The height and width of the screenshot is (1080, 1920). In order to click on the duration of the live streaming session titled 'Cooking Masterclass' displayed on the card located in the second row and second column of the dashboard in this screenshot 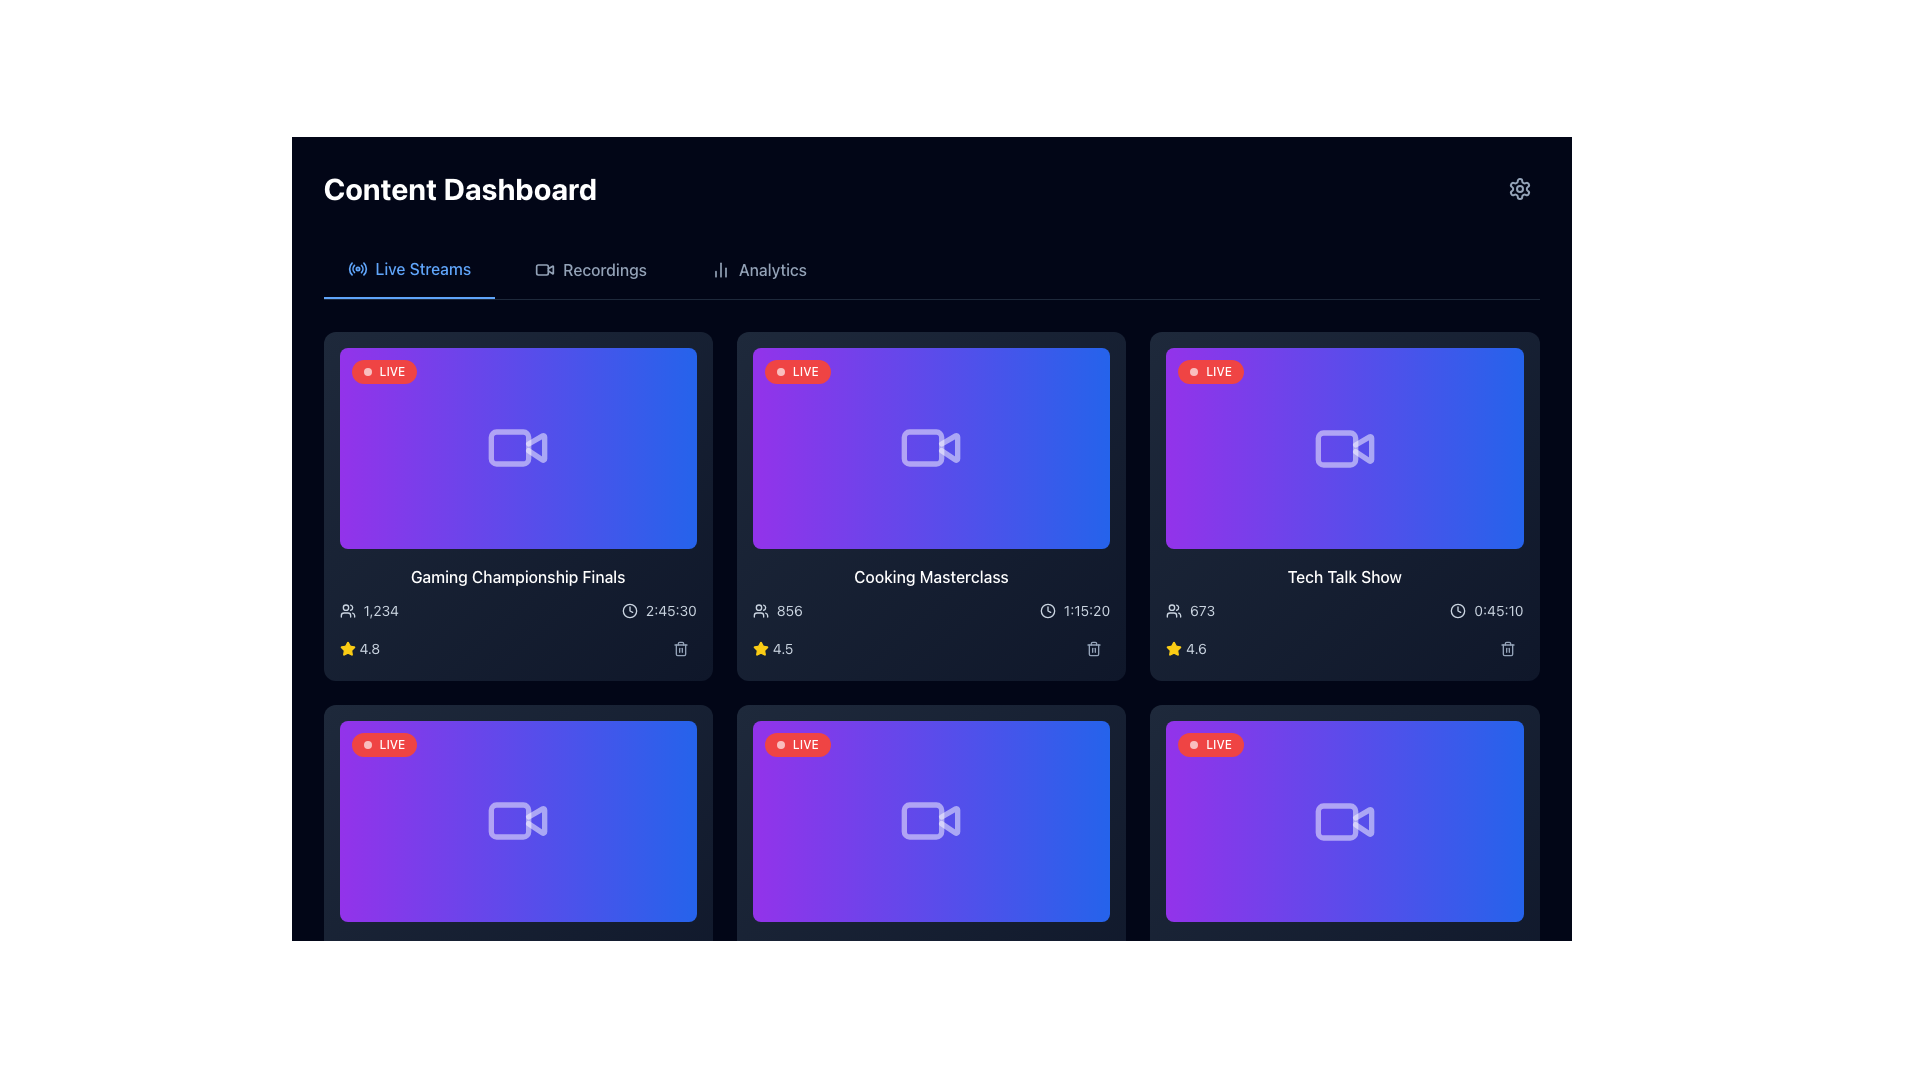, I will do `click(930, 613)`.